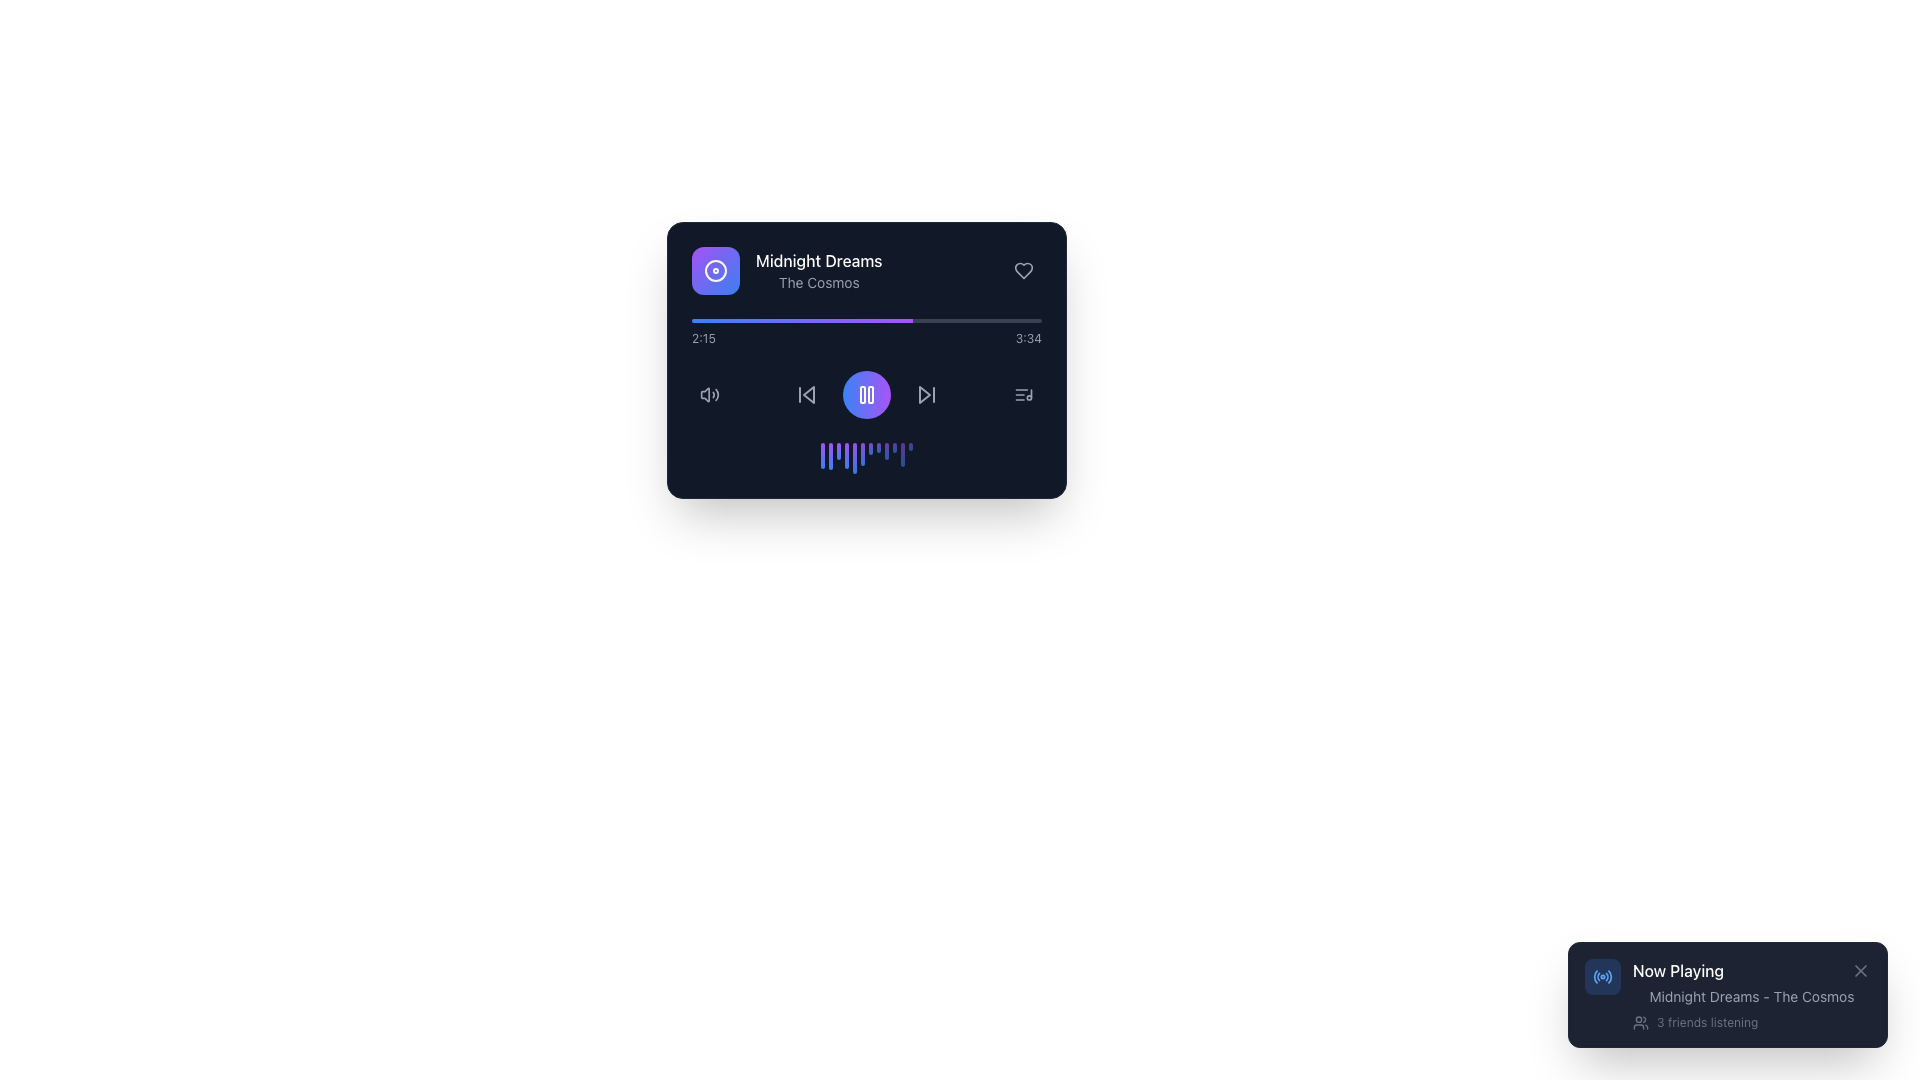 This screenshot has height=1080, width=1920. I want to click on the tenth vertical waveform bar, which has a gradient from blue to purple and is part of a group of similar elements in the media player interface, so click(893, 446).